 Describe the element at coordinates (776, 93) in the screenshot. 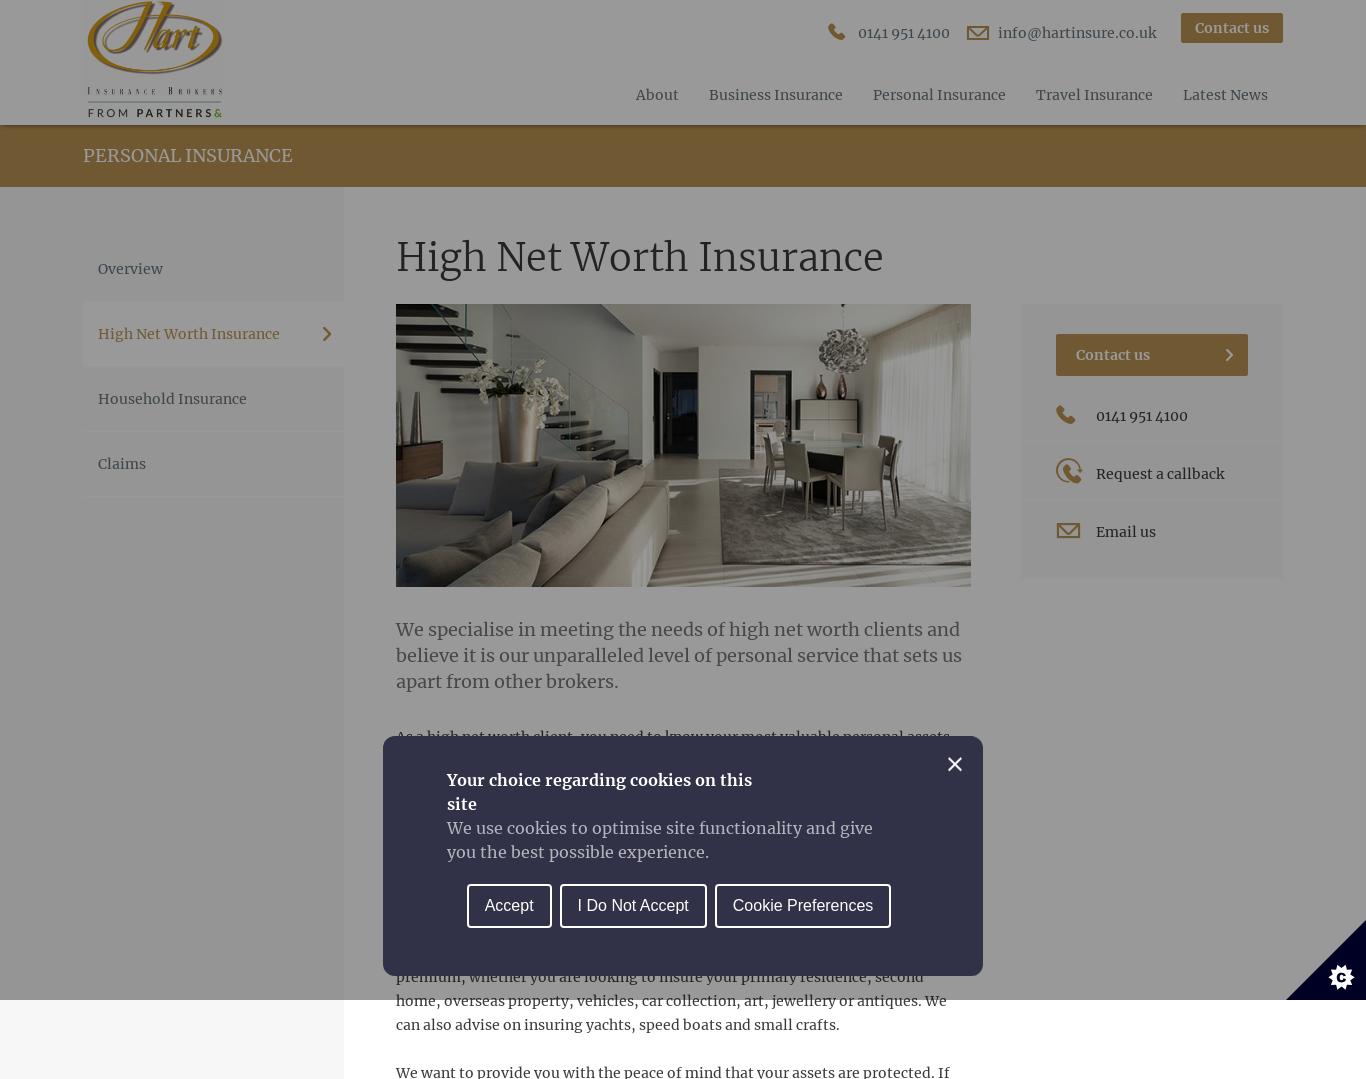

I see `'Business Insurance'` at that location.